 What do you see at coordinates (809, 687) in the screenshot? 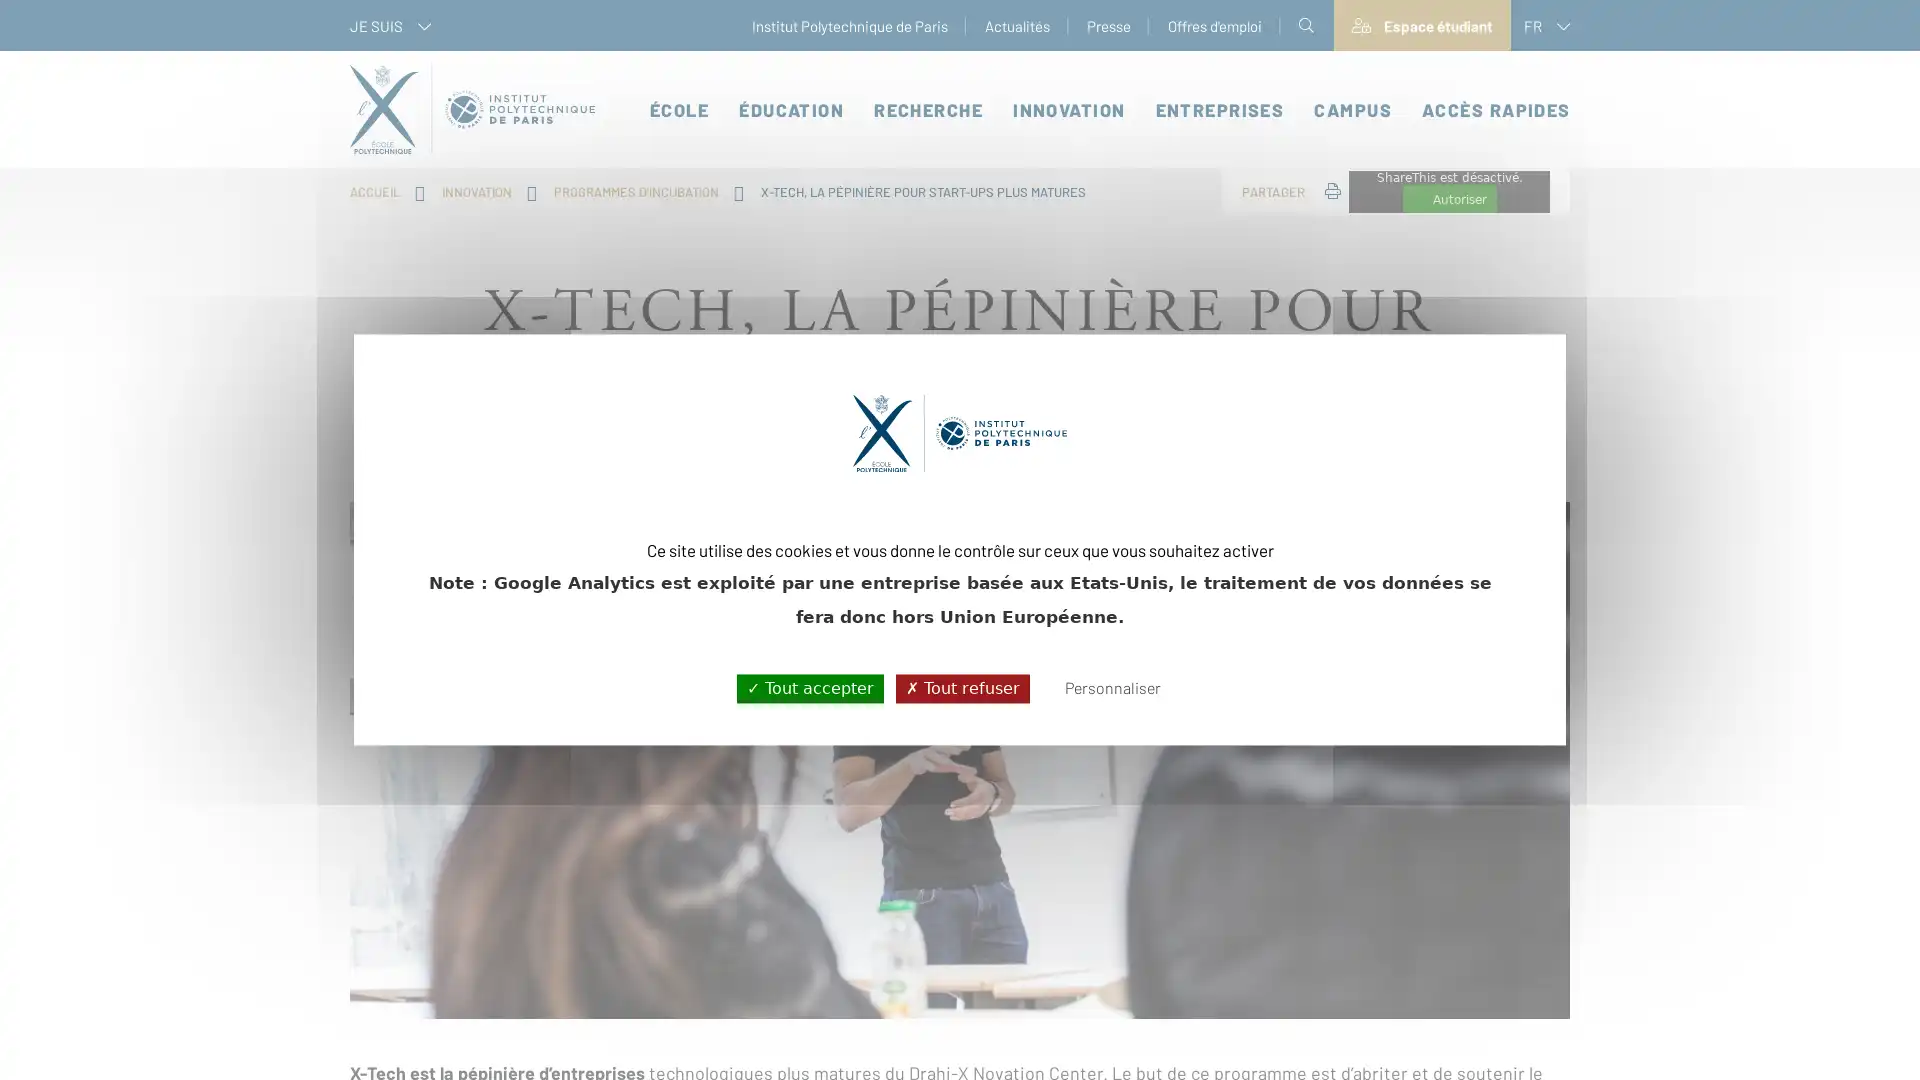
I see `Tout accepter` at bounding box center [809, 687].